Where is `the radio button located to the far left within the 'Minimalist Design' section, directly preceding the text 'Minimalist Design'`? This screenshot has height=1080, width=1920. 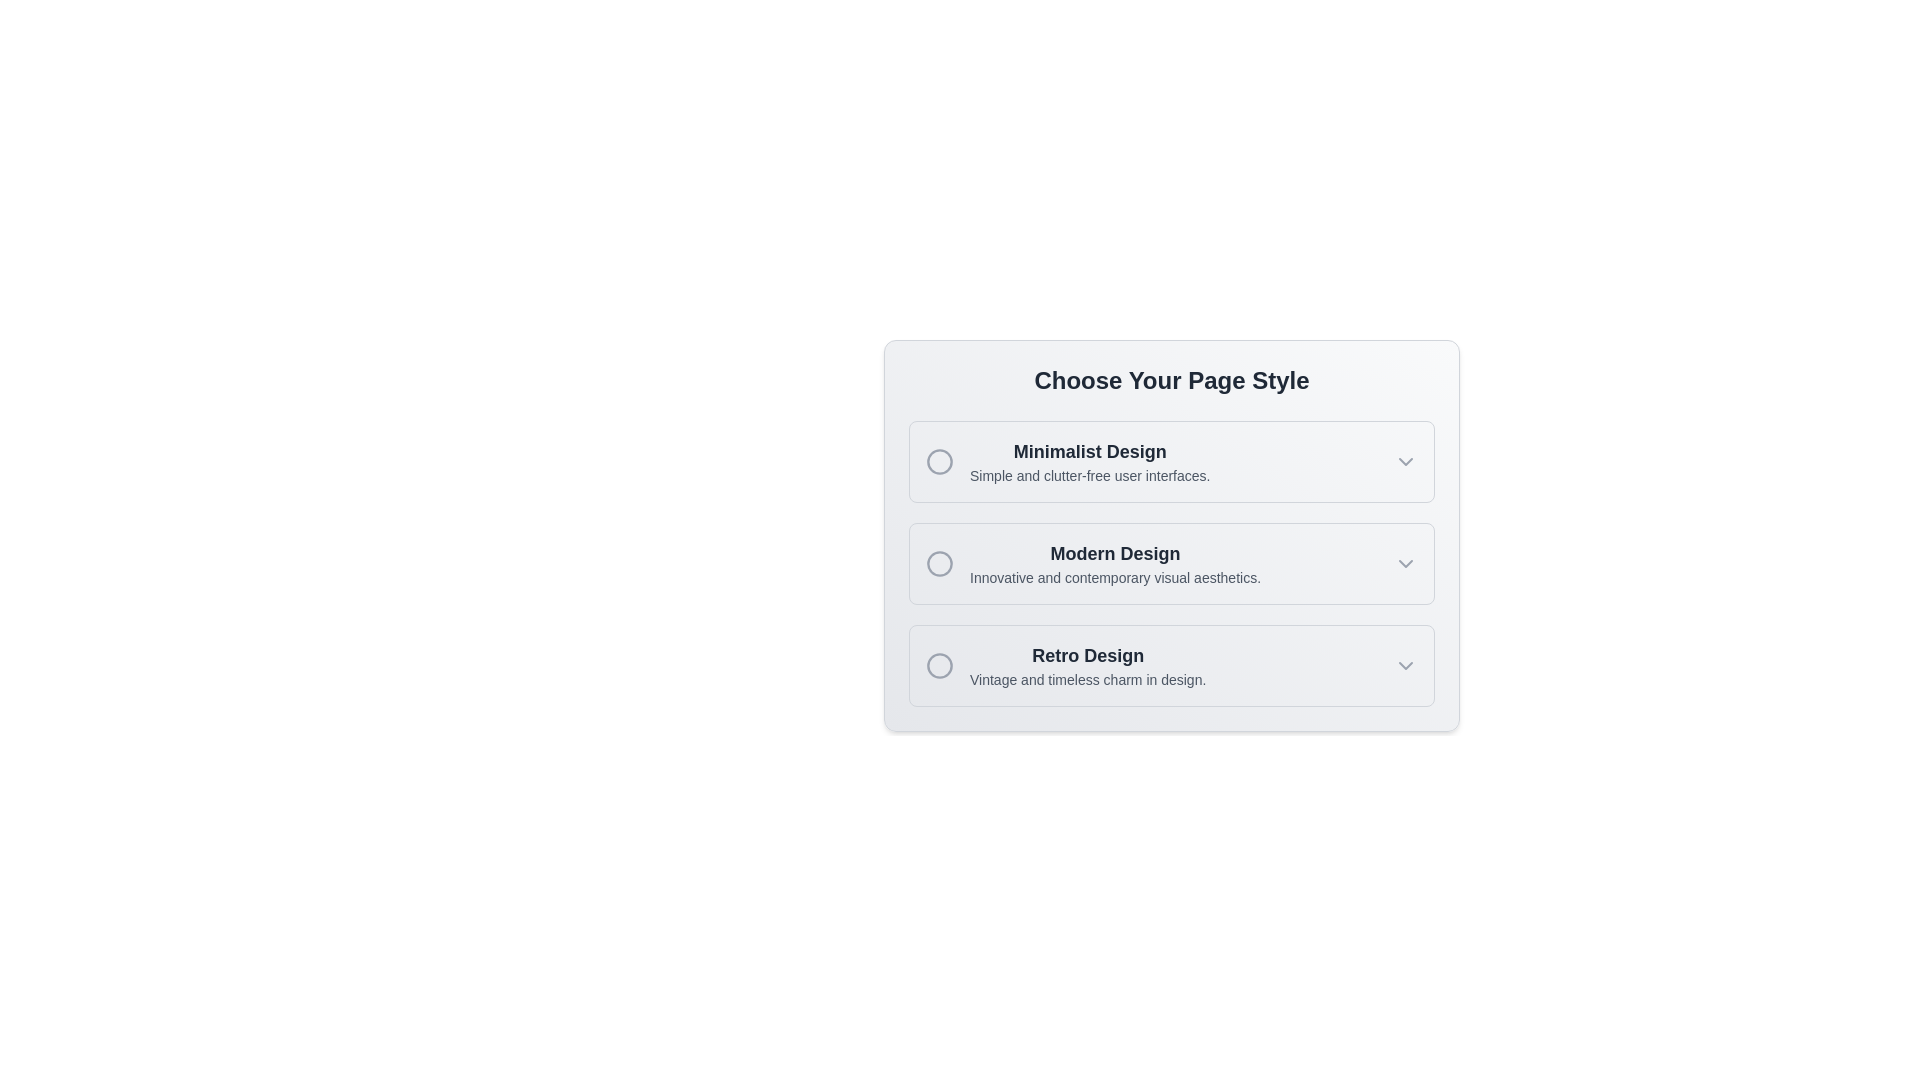 the radio button located to the far left within the 'Minimalist Design' section, directly preceding the text 'Minimalist Design' is located at coordinates (939, 462).